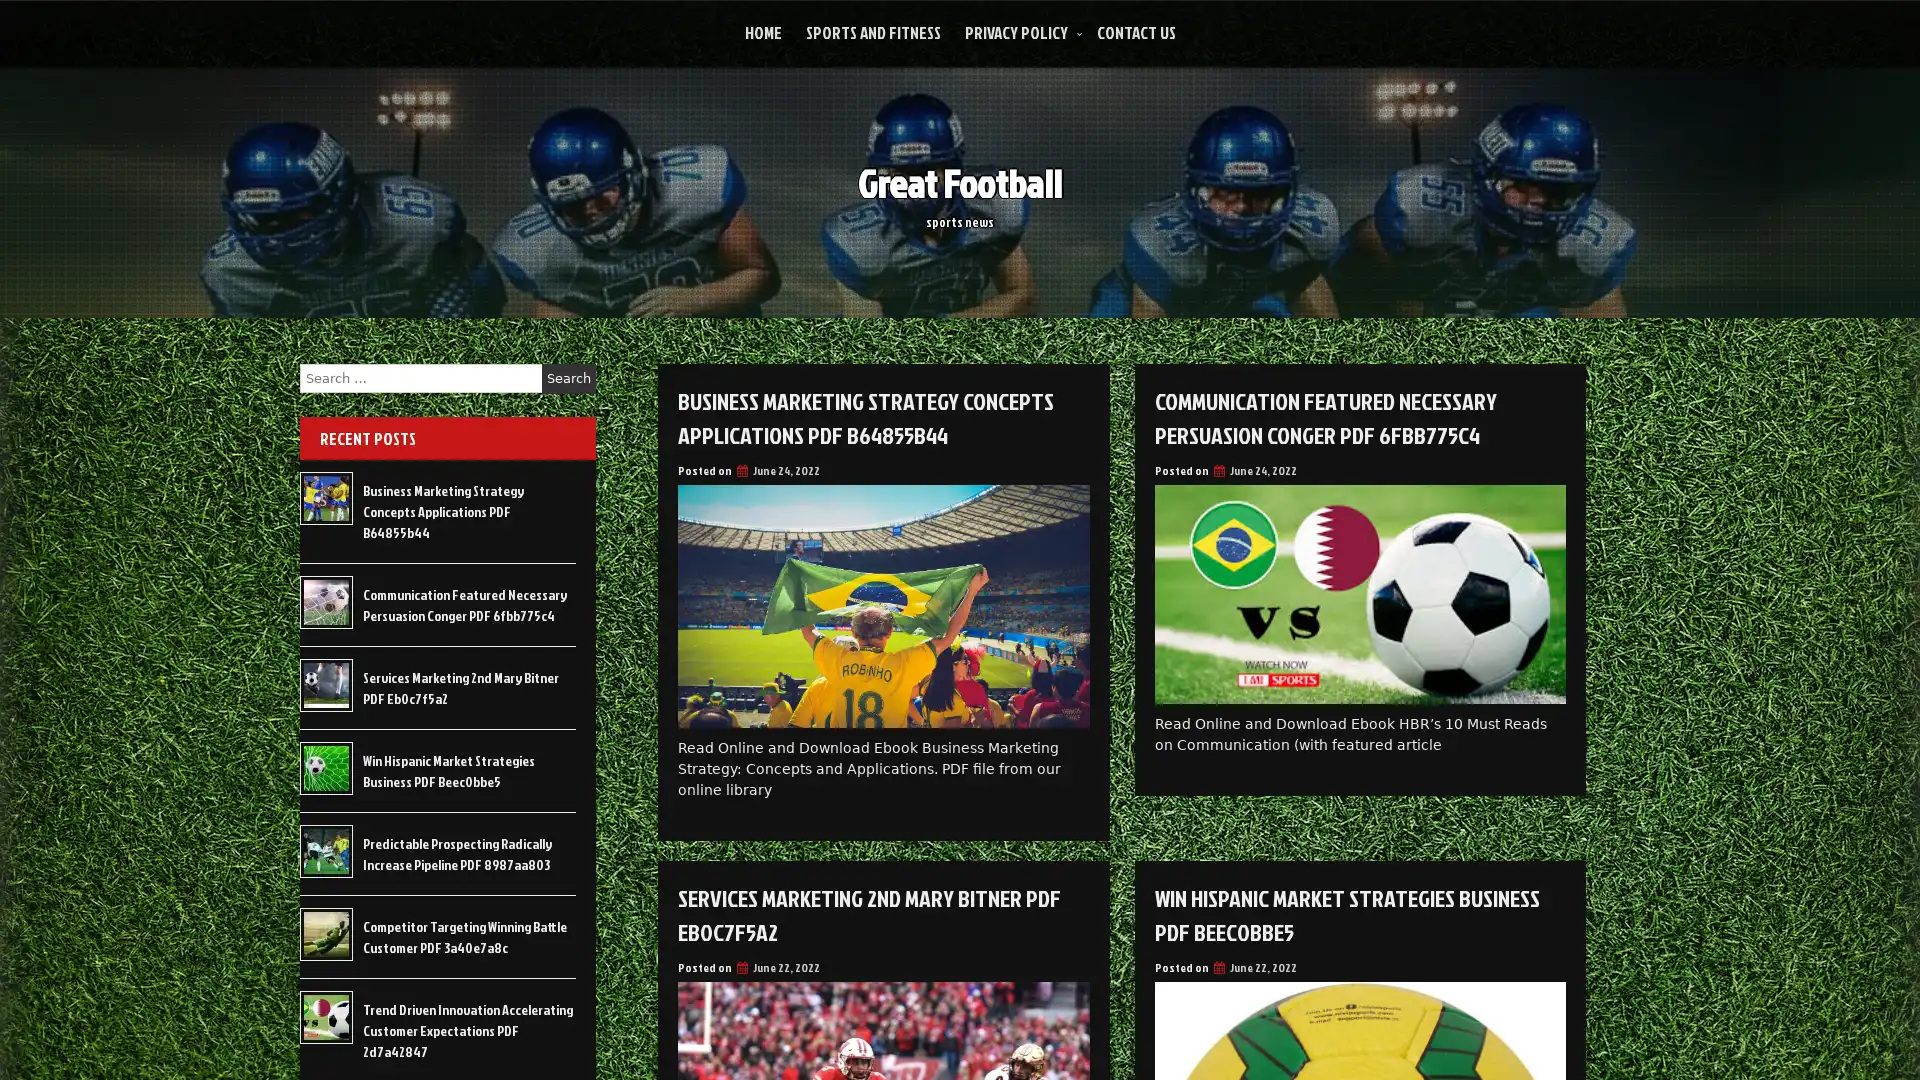 The image size is (1920, 1080). What do you see at coordinates (568, 378) in the screenshot?
I see `Search` at bounding box center [568, 378].